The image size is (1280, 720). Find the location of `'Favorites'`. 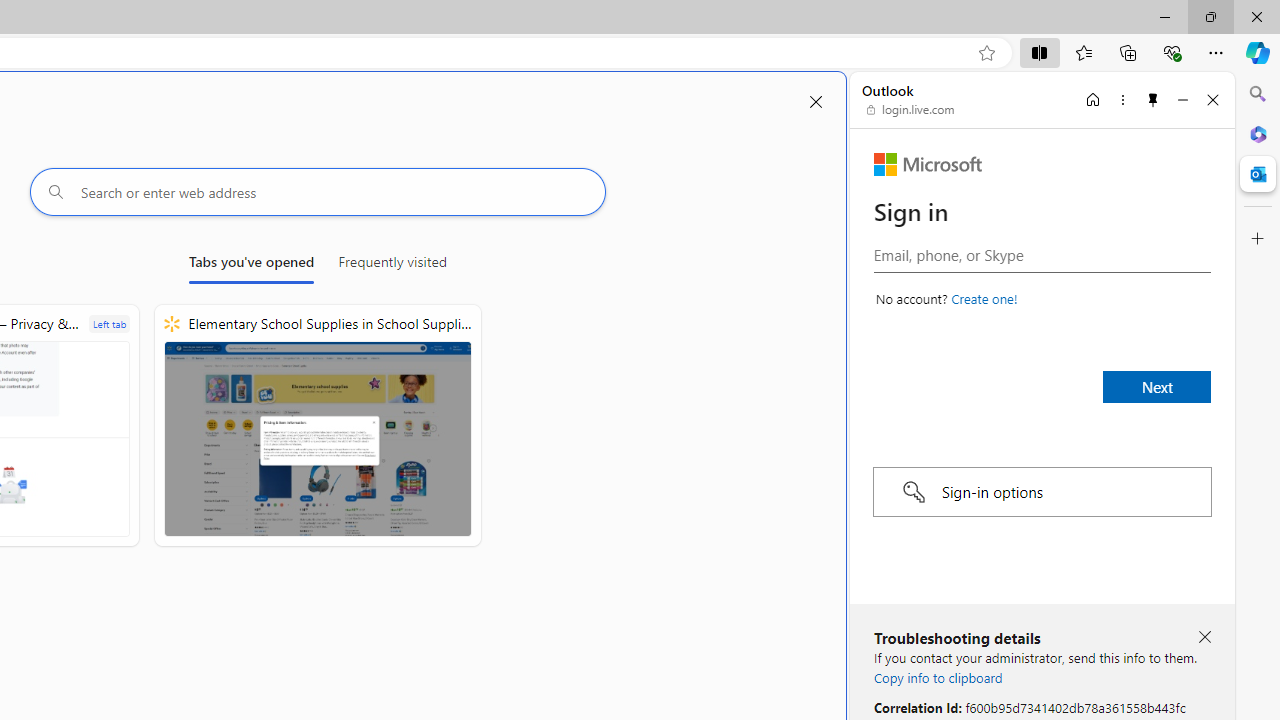

'Favorites' is located at coordinates (1082, 51).